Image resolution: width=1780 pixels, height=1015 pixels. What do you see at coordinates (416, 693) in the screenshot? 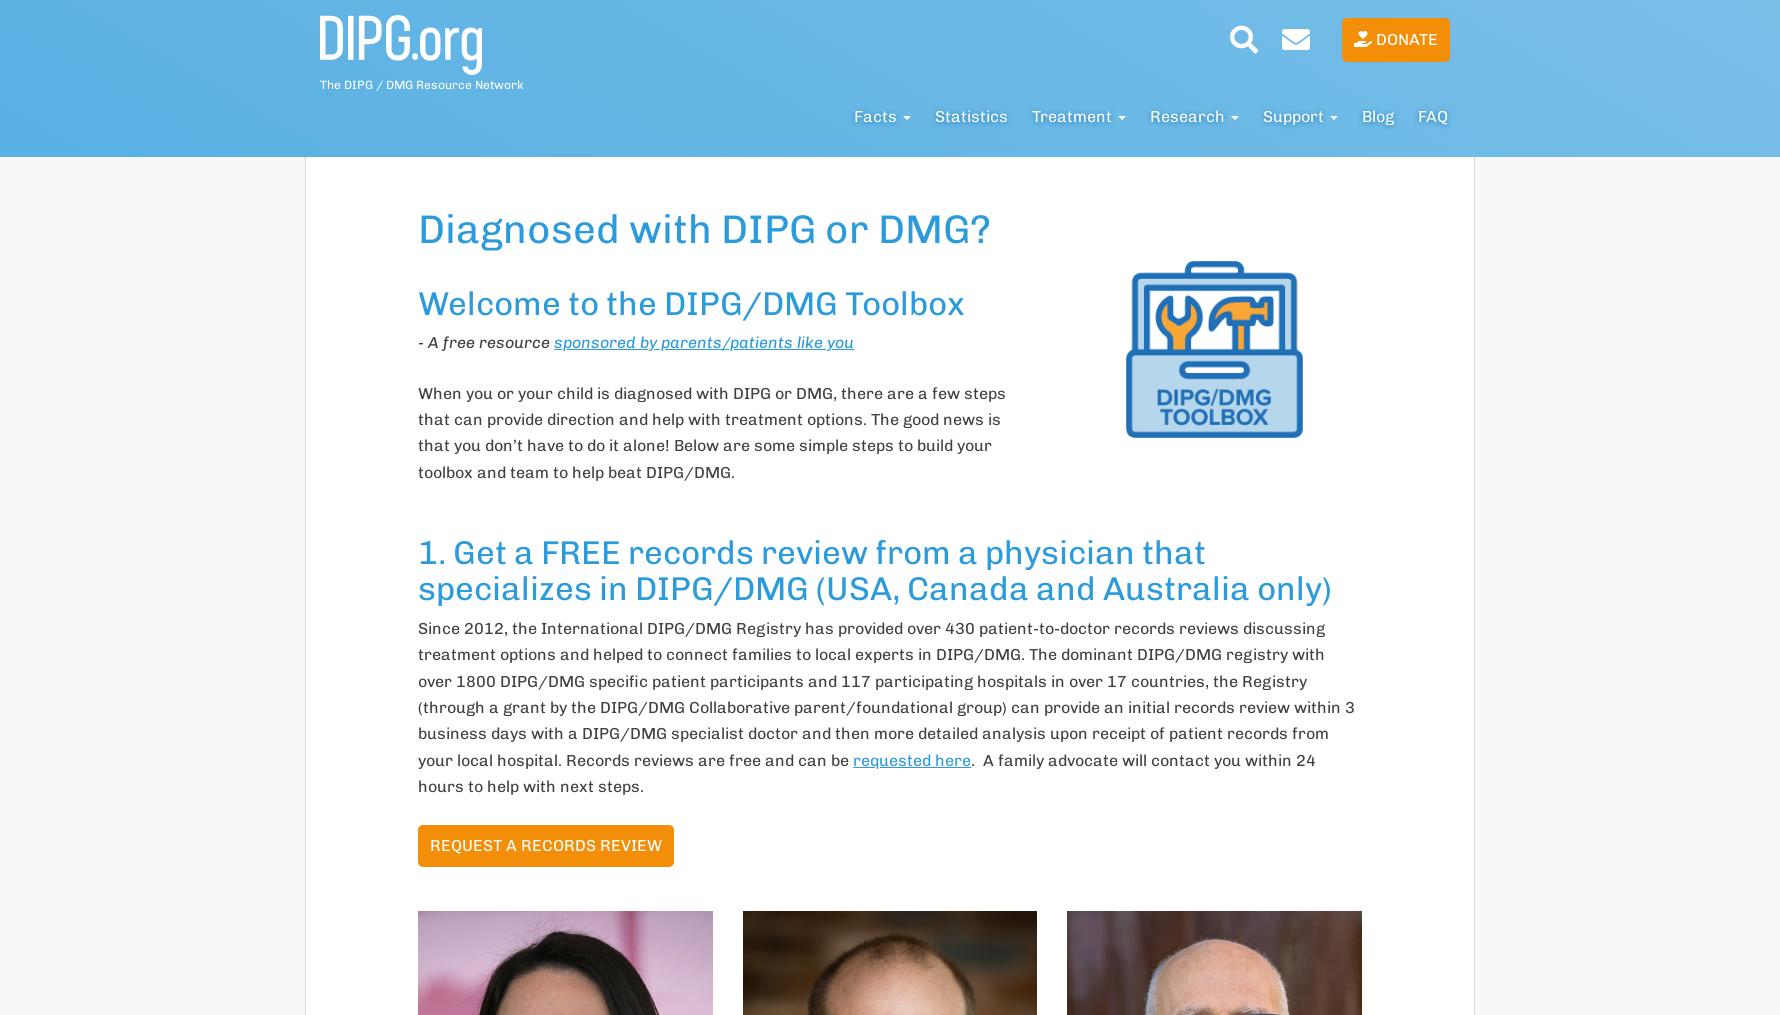
I see `'Since 2012, the International DIPG/DMG Registry has provided over 430 patient-to-doctor records reviews discussing treatment options and helped to connect families to local experts in DIPG/DMG. The dominant DIPG/DMG registry with over 1800 DIPG/DMG specific patient participants and 117 participating hospitals in over 17 countries, the Registry (through a grant by the DIPG/DMG Collaborative parent/foundational group) can provide an initial records review within 3 business days with a DIPG/DMG specialist doctor and then more detailed analysis upon receipt of patient records from your local hospital. Records reviews are free and can be'` at bounding box center [416, 693].